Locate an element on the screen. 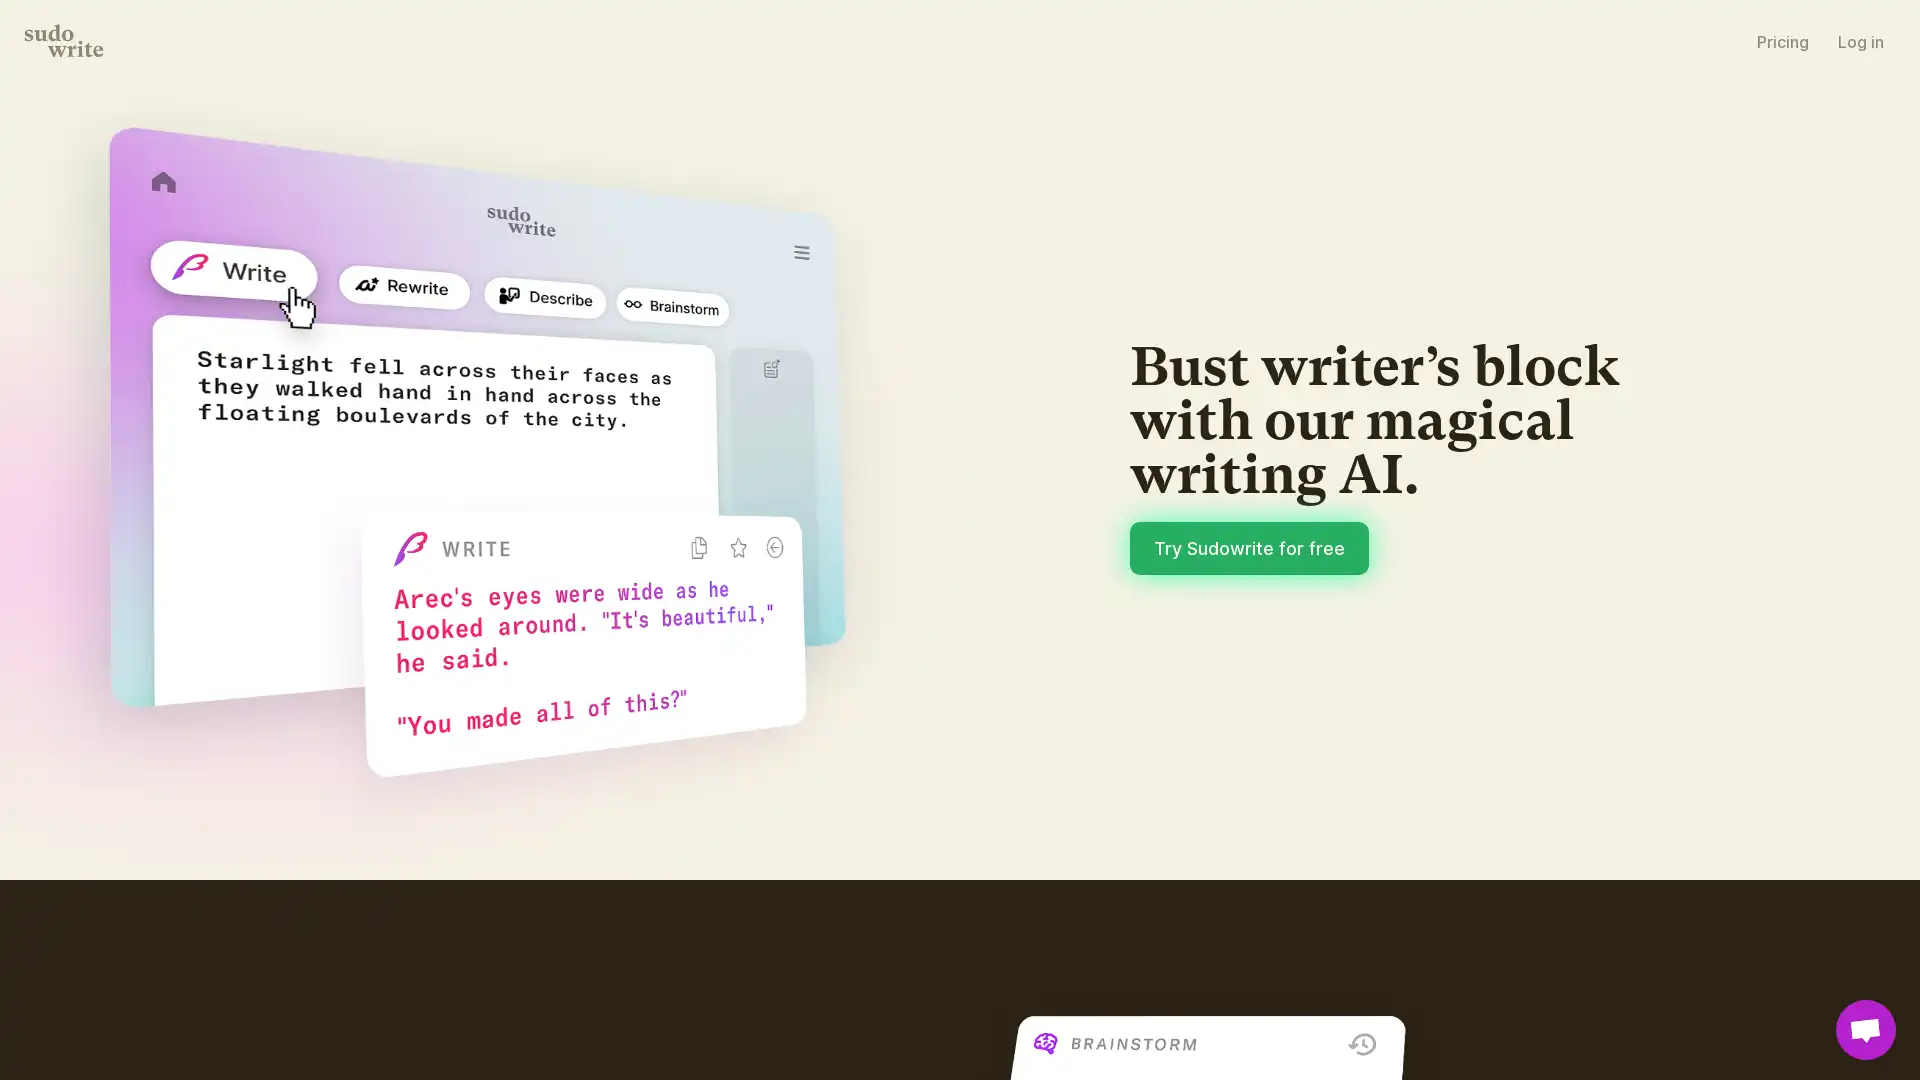 Image resolution: width=1920 pixels, height=1080 pixels. Try Sudowrite for free is located at coordinates (1248, 547).